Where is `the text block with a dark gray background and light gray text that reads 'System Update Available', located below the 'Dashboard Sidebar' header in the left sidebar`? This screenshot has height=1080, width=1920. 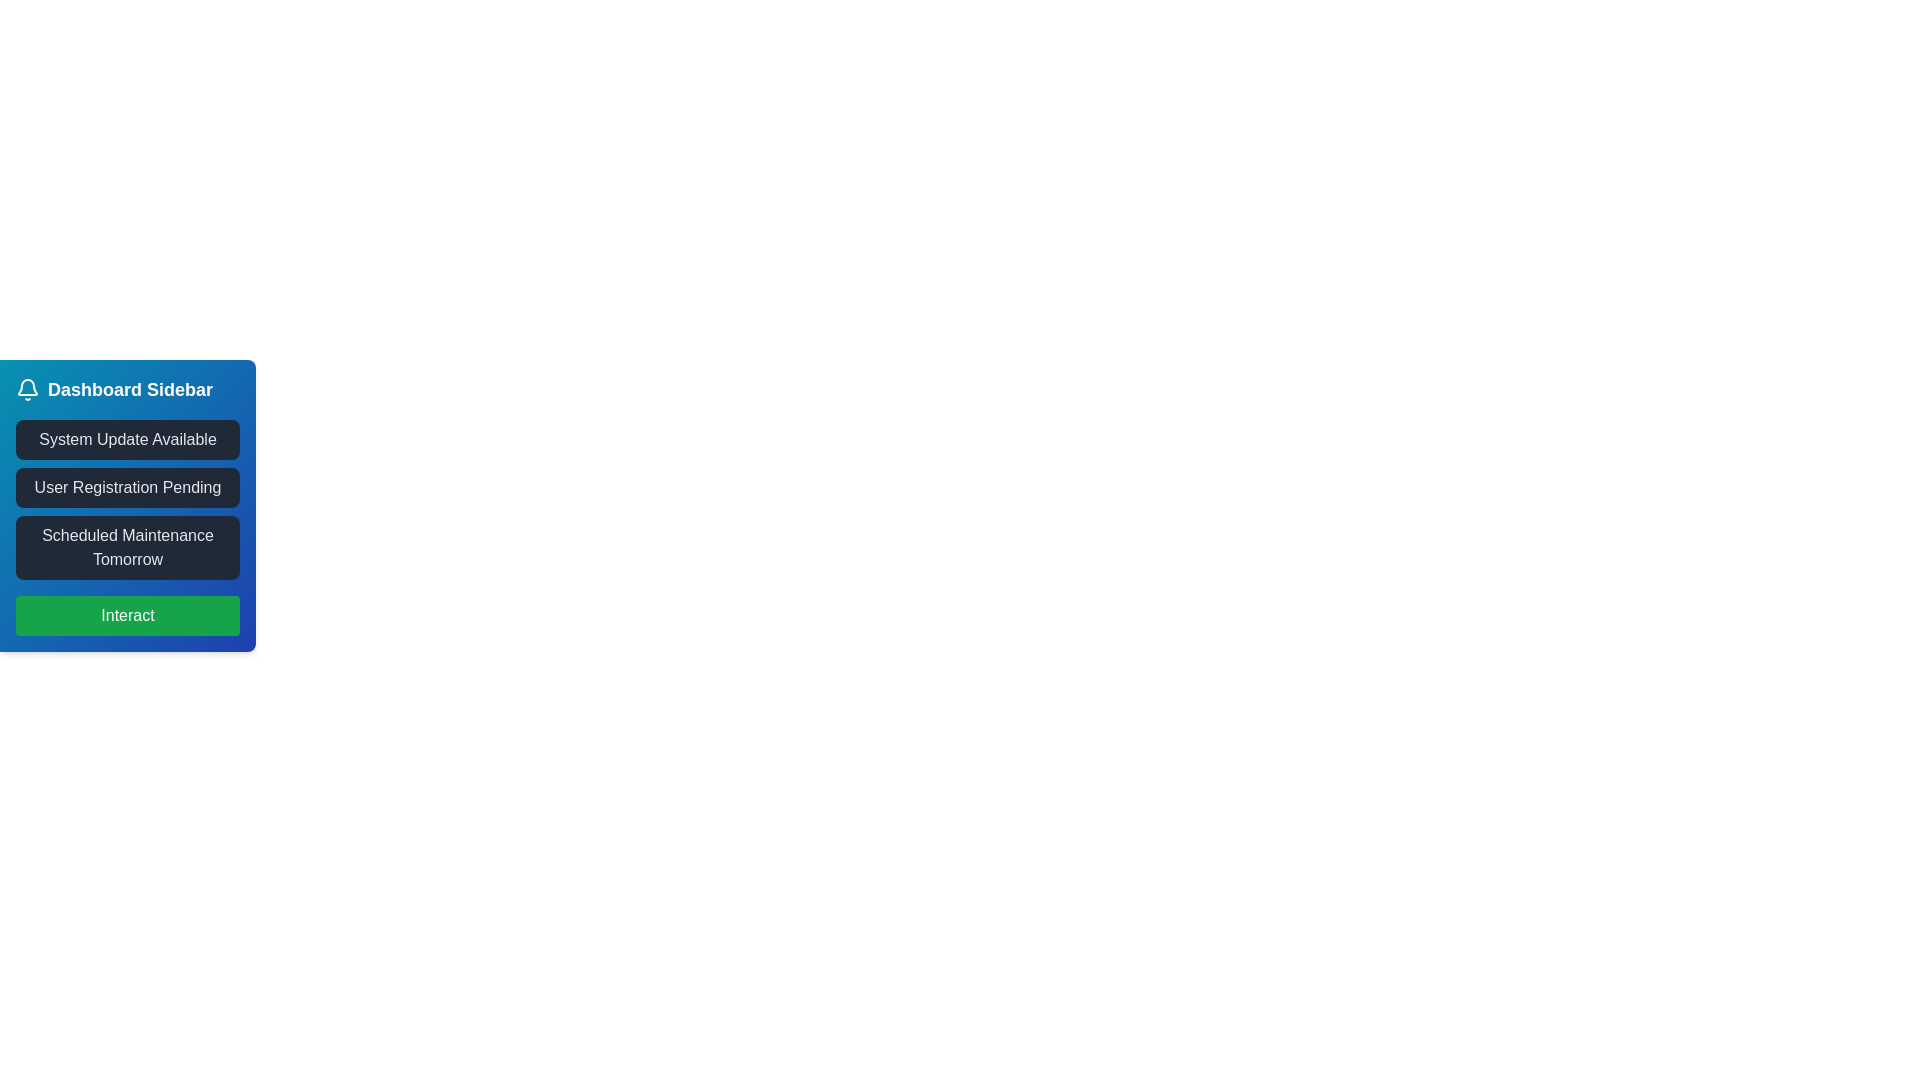
the text block with a dark gray background and light gray text that reads 'System Update Available', located below the 'Dashboard Sidebar' header in the left sidebar is located at coordinates (127, 438).